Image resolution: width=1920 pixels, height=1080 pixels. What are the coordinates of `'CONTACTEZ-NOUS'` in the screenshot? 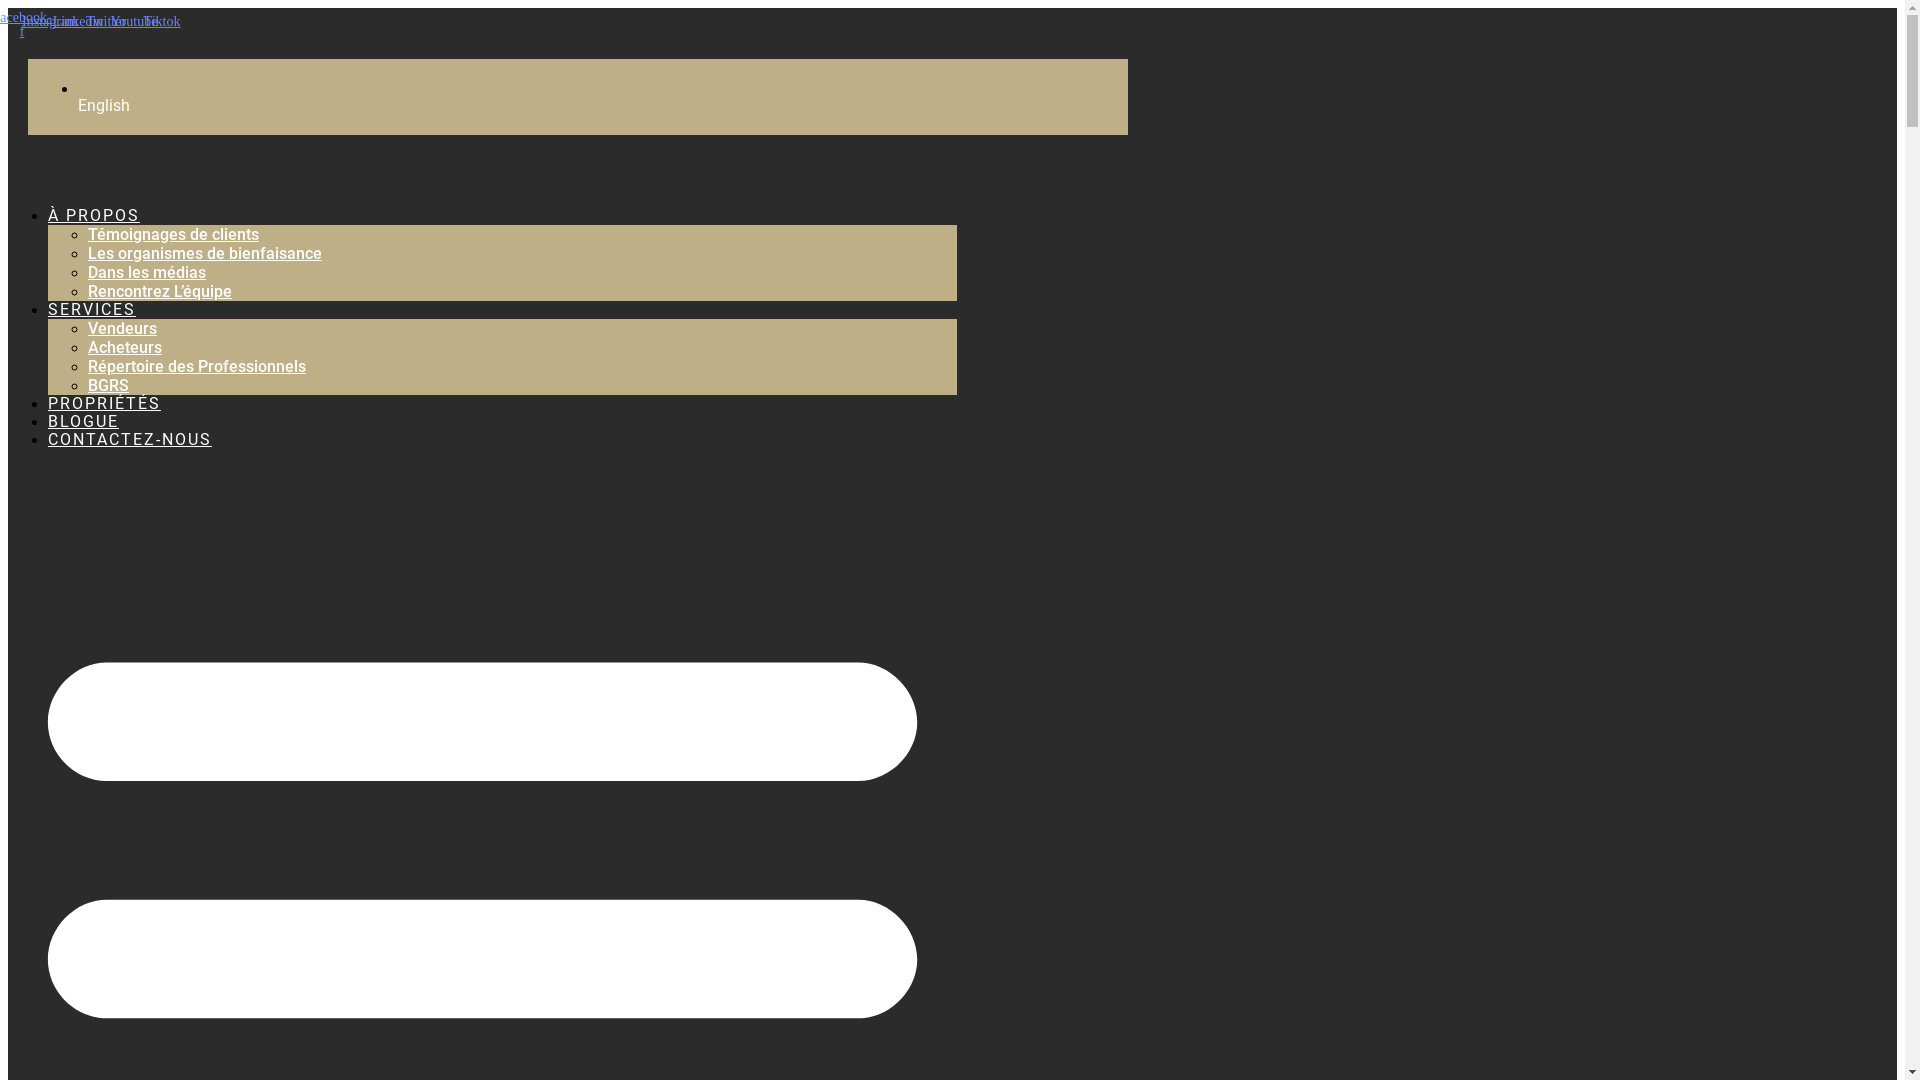 It's located at (128, 438).